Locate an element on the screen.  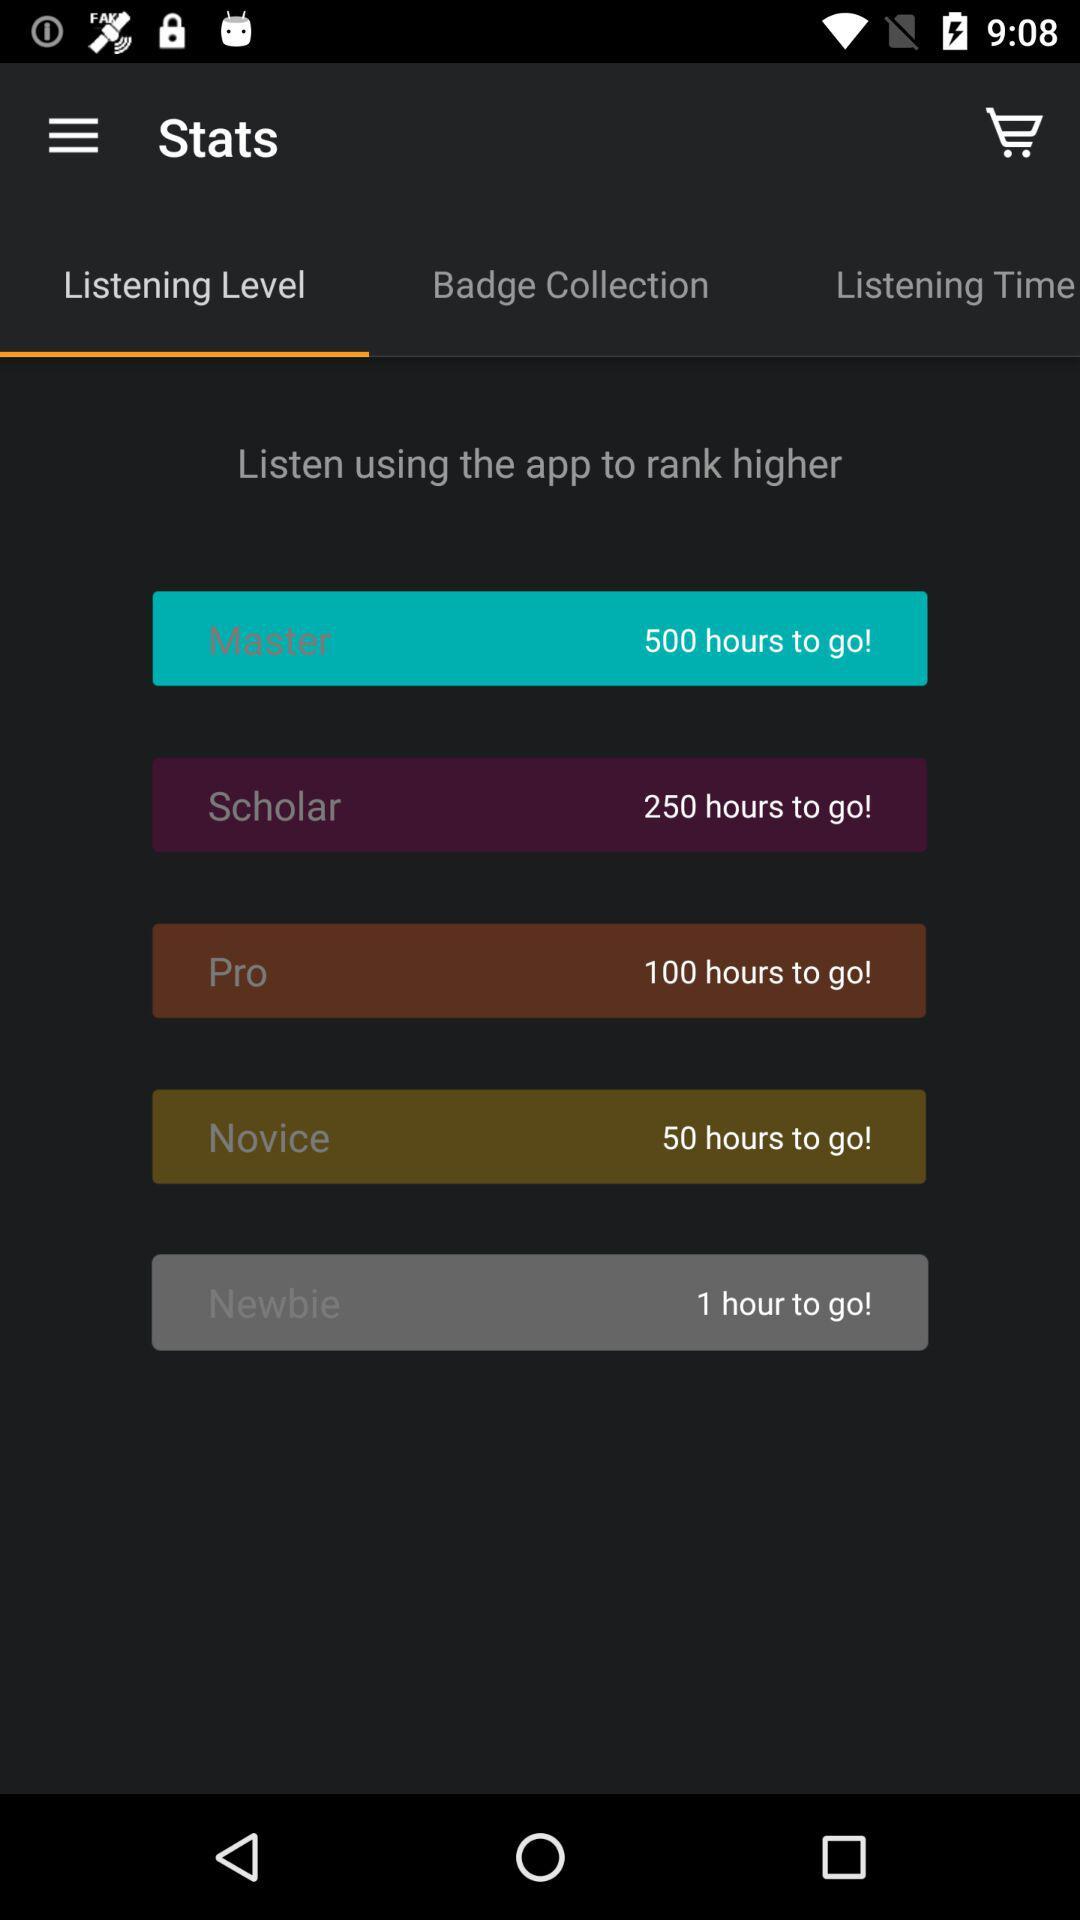
item to the left of the stats is located at coordinates (72, 135).